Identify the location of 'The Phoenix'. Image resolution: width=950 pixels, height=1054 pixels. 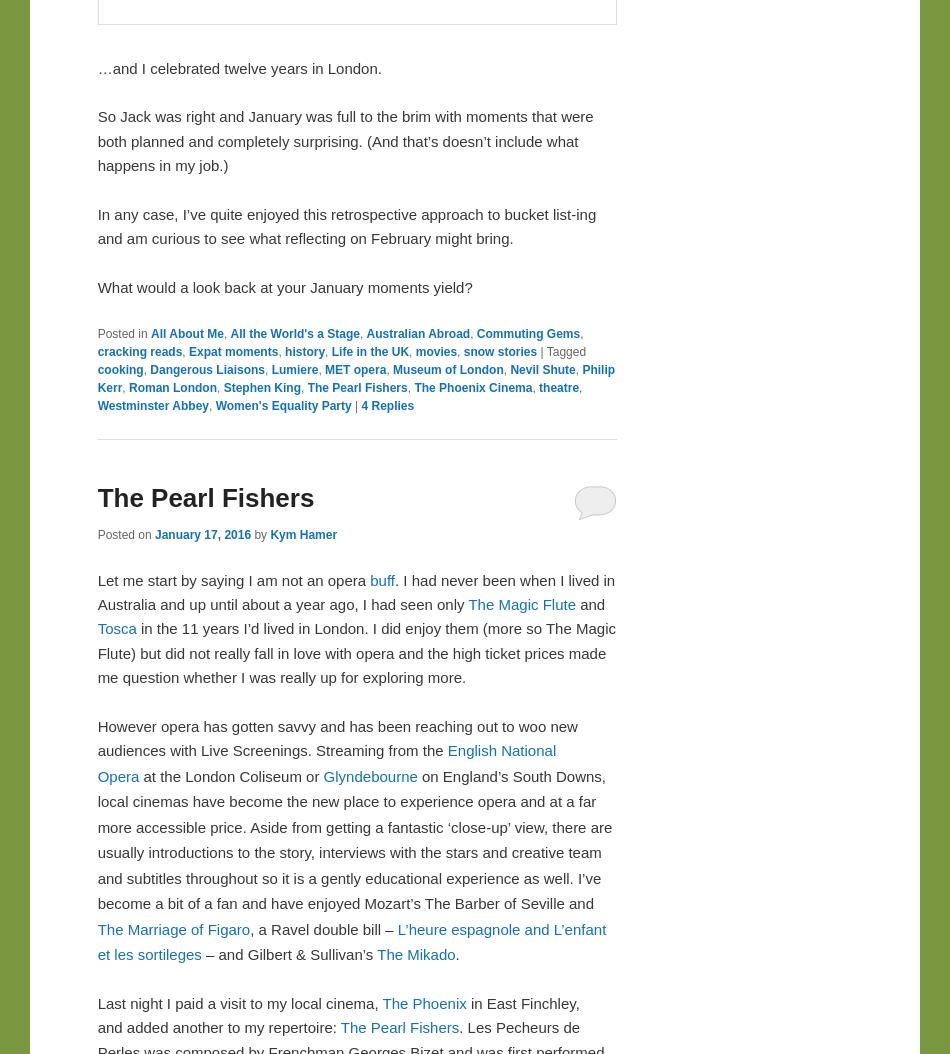
(422, 1002).